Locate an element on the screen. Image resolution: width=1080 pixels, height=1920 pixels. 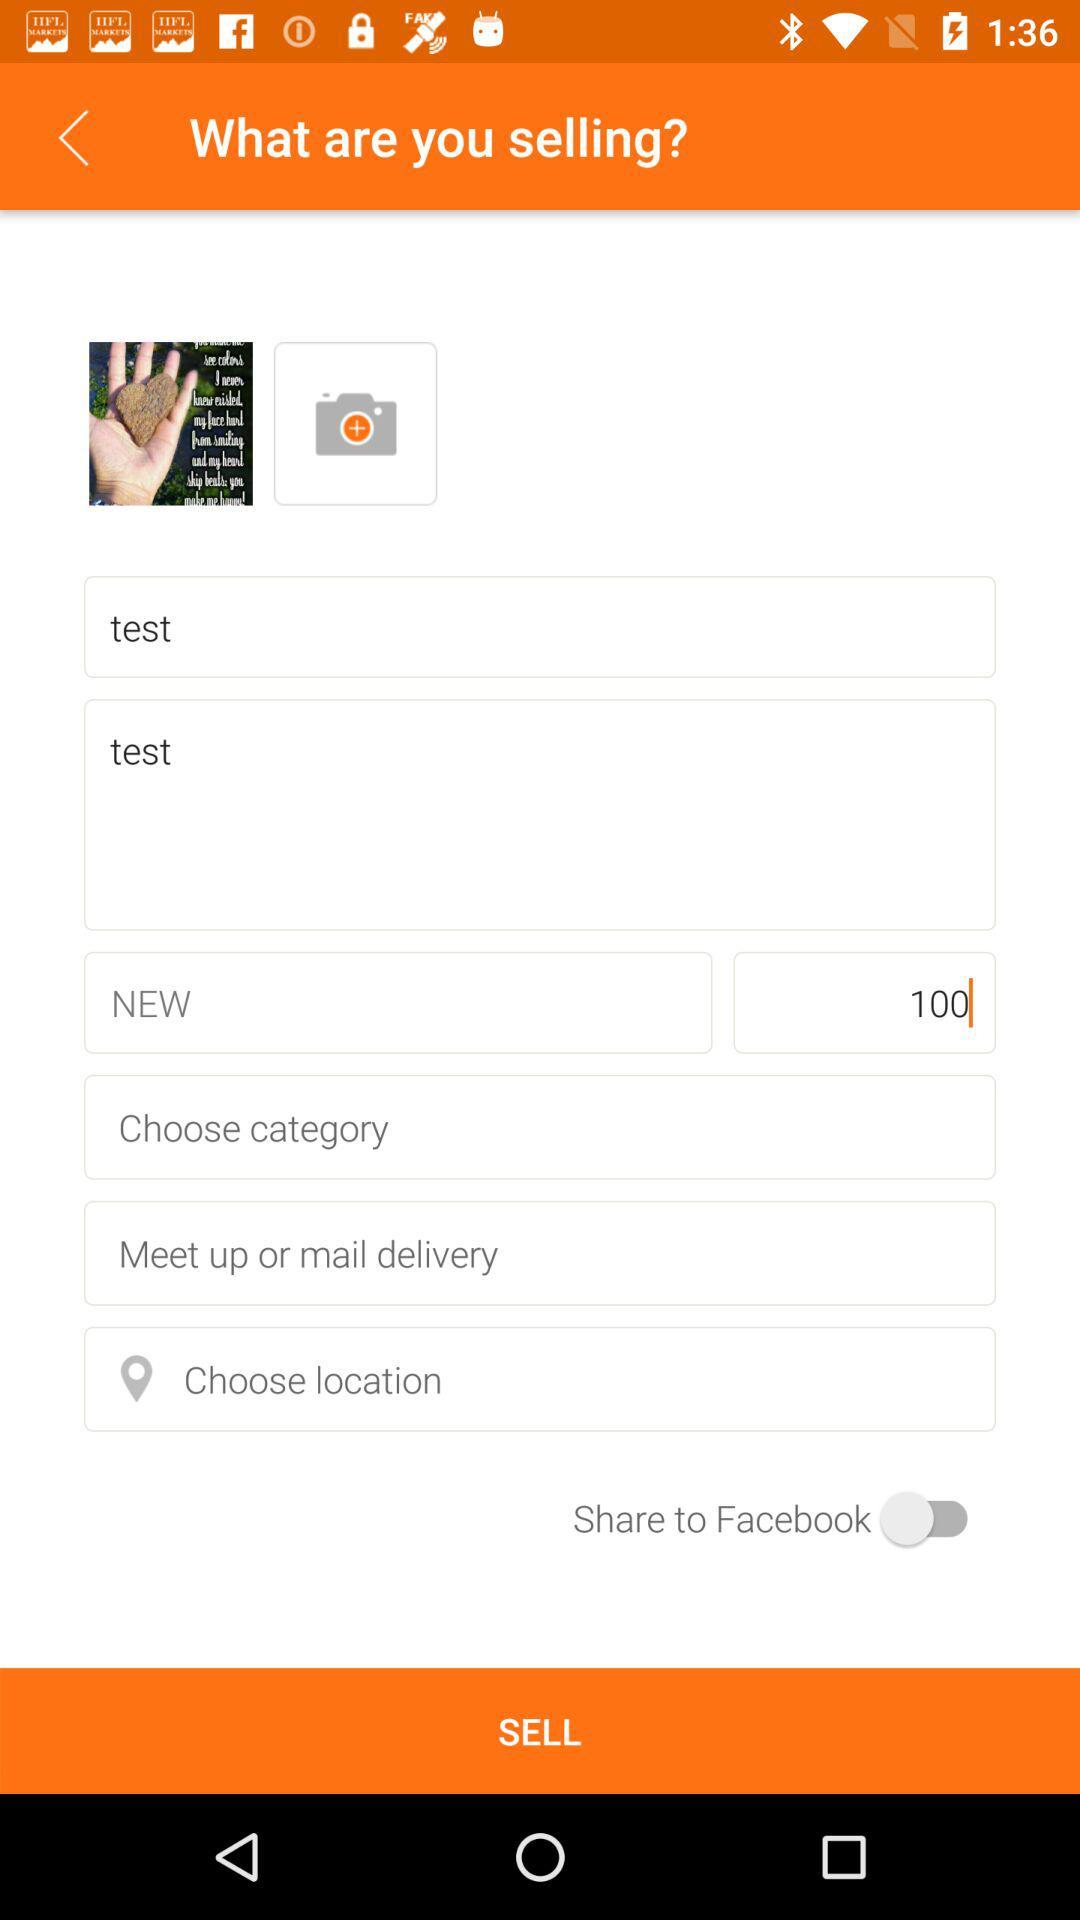
icon on the right is located at coordinates (863, 1002).